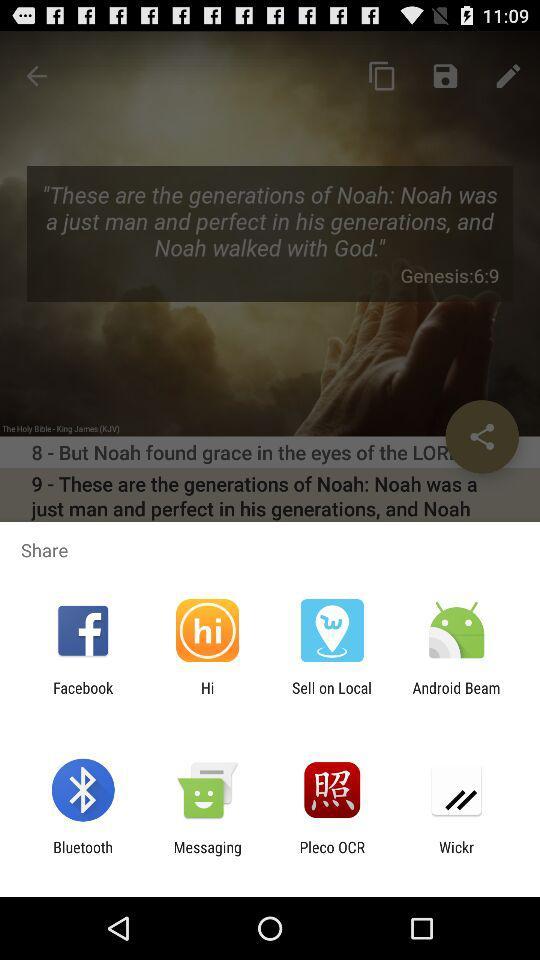  I want to click on the app to the left of the messaging icon, so click(82, 855).